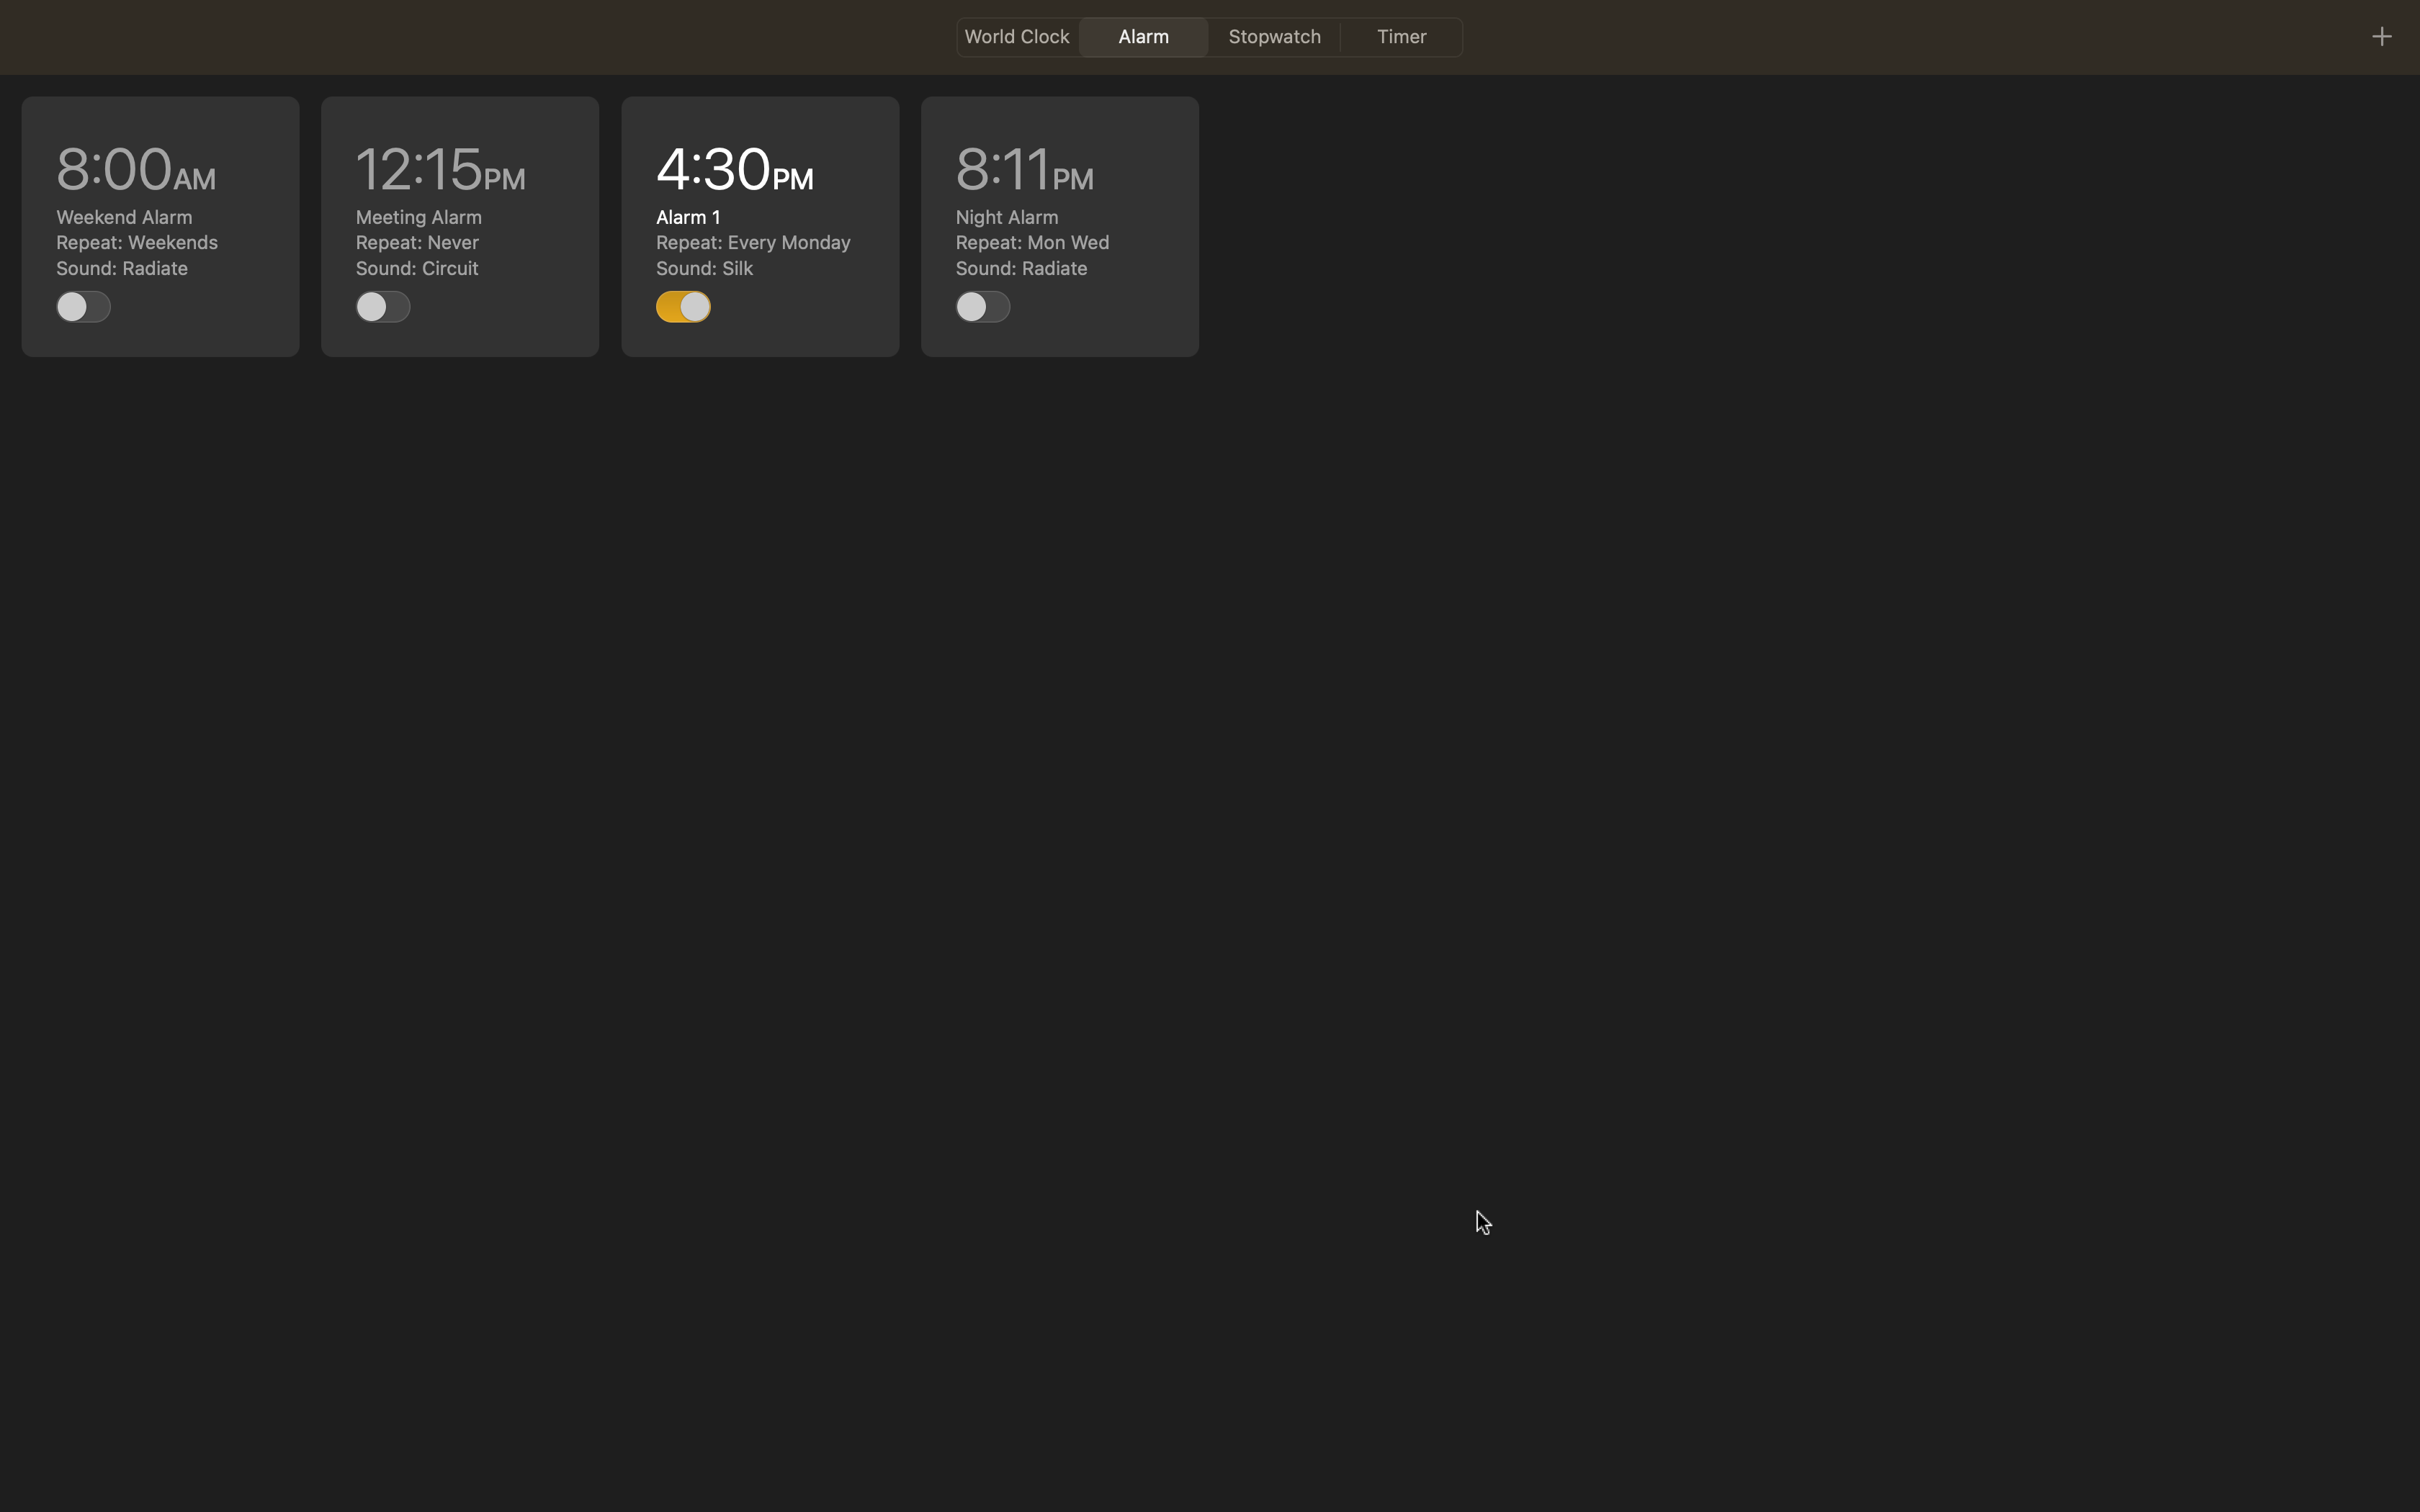 The height and width of the screenshot is (1512, 2420). What do you see at coordinates (460, 225) in the screenshot?
I see `Make changes to the 12pm appointment` at bounding box center [460, 225].